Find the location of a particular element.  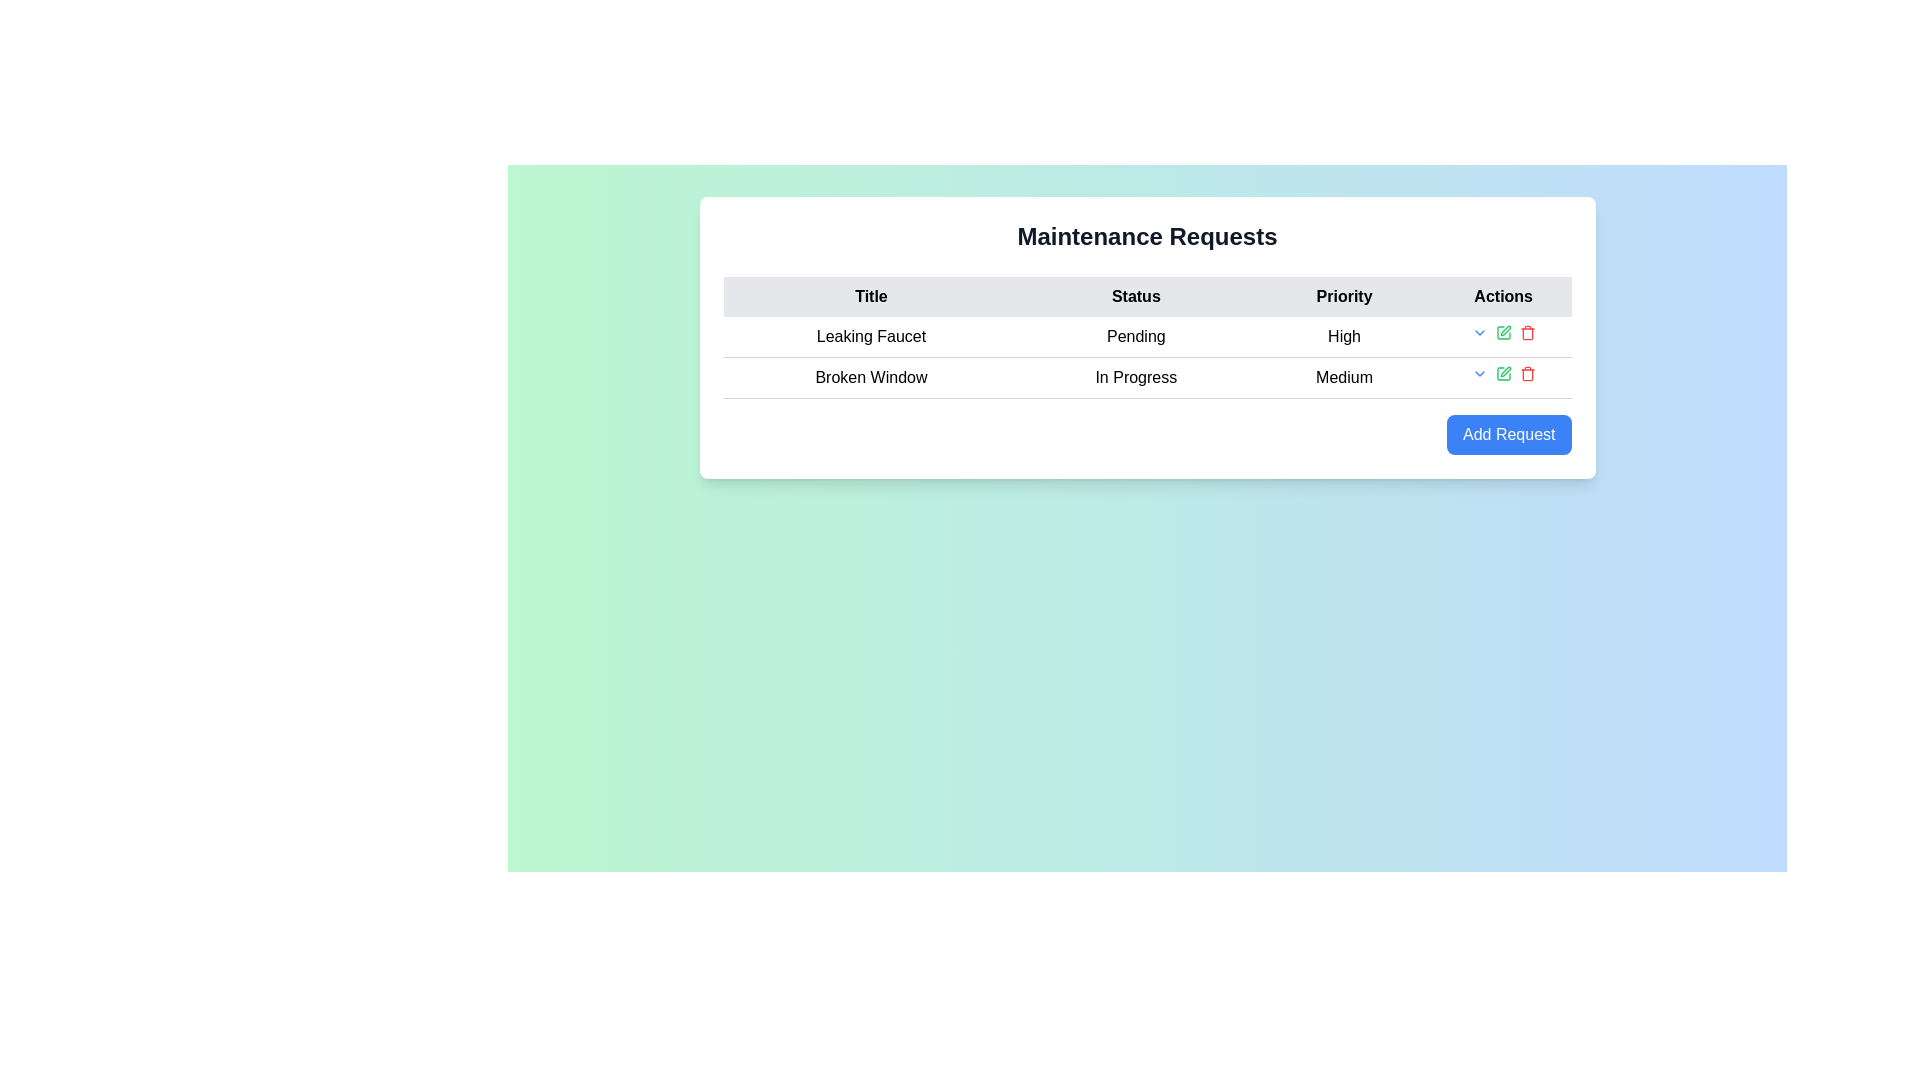

the text element displaying the status of a maintenance request, located in the second cell of the first row under the 'Status' column in the table is located at coordinates (1136, 336).